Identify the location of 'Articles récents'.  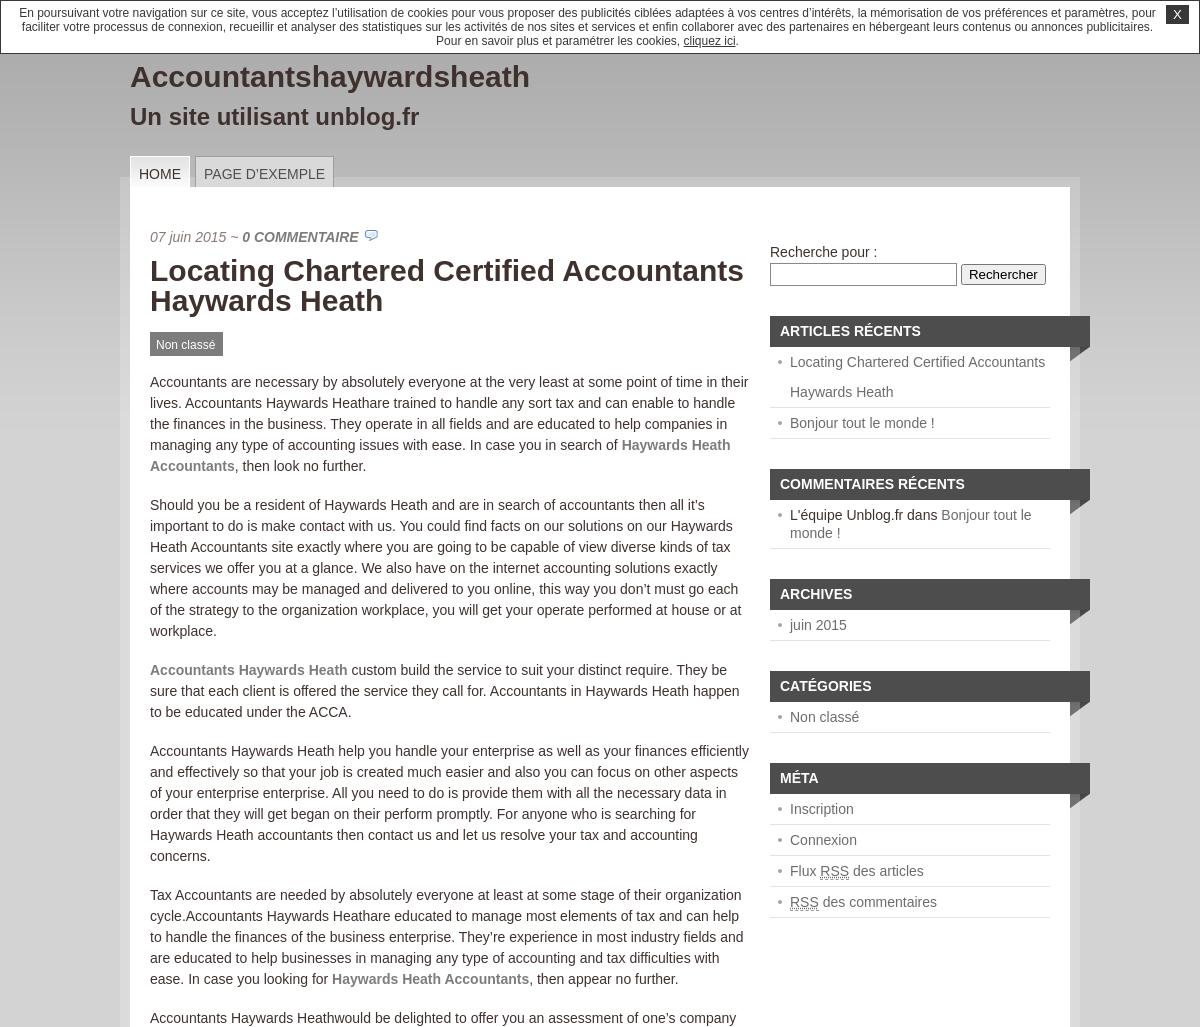
(848, 330).